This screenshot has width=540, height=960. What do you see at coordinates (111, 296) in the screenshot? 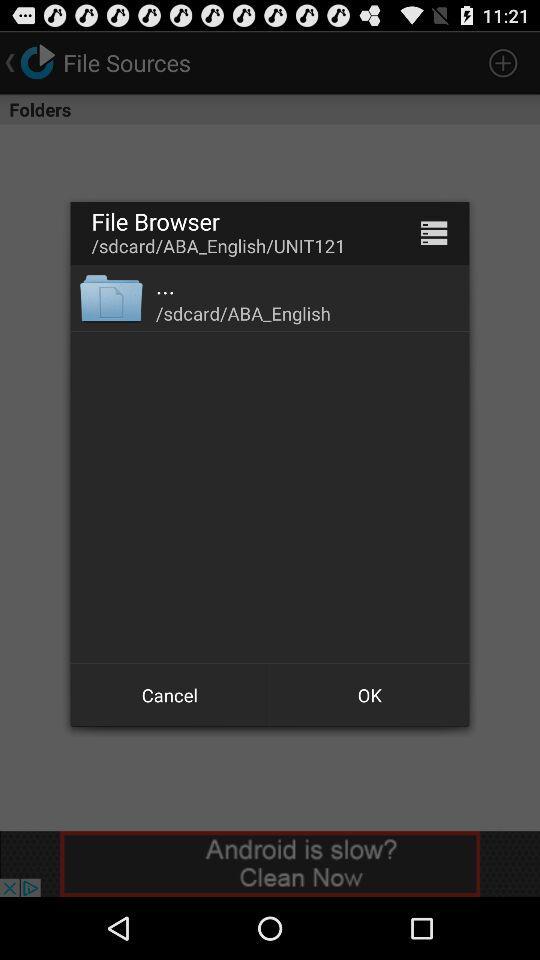
I see `the app to the left of ... icon` at bounding box center [111, 296].